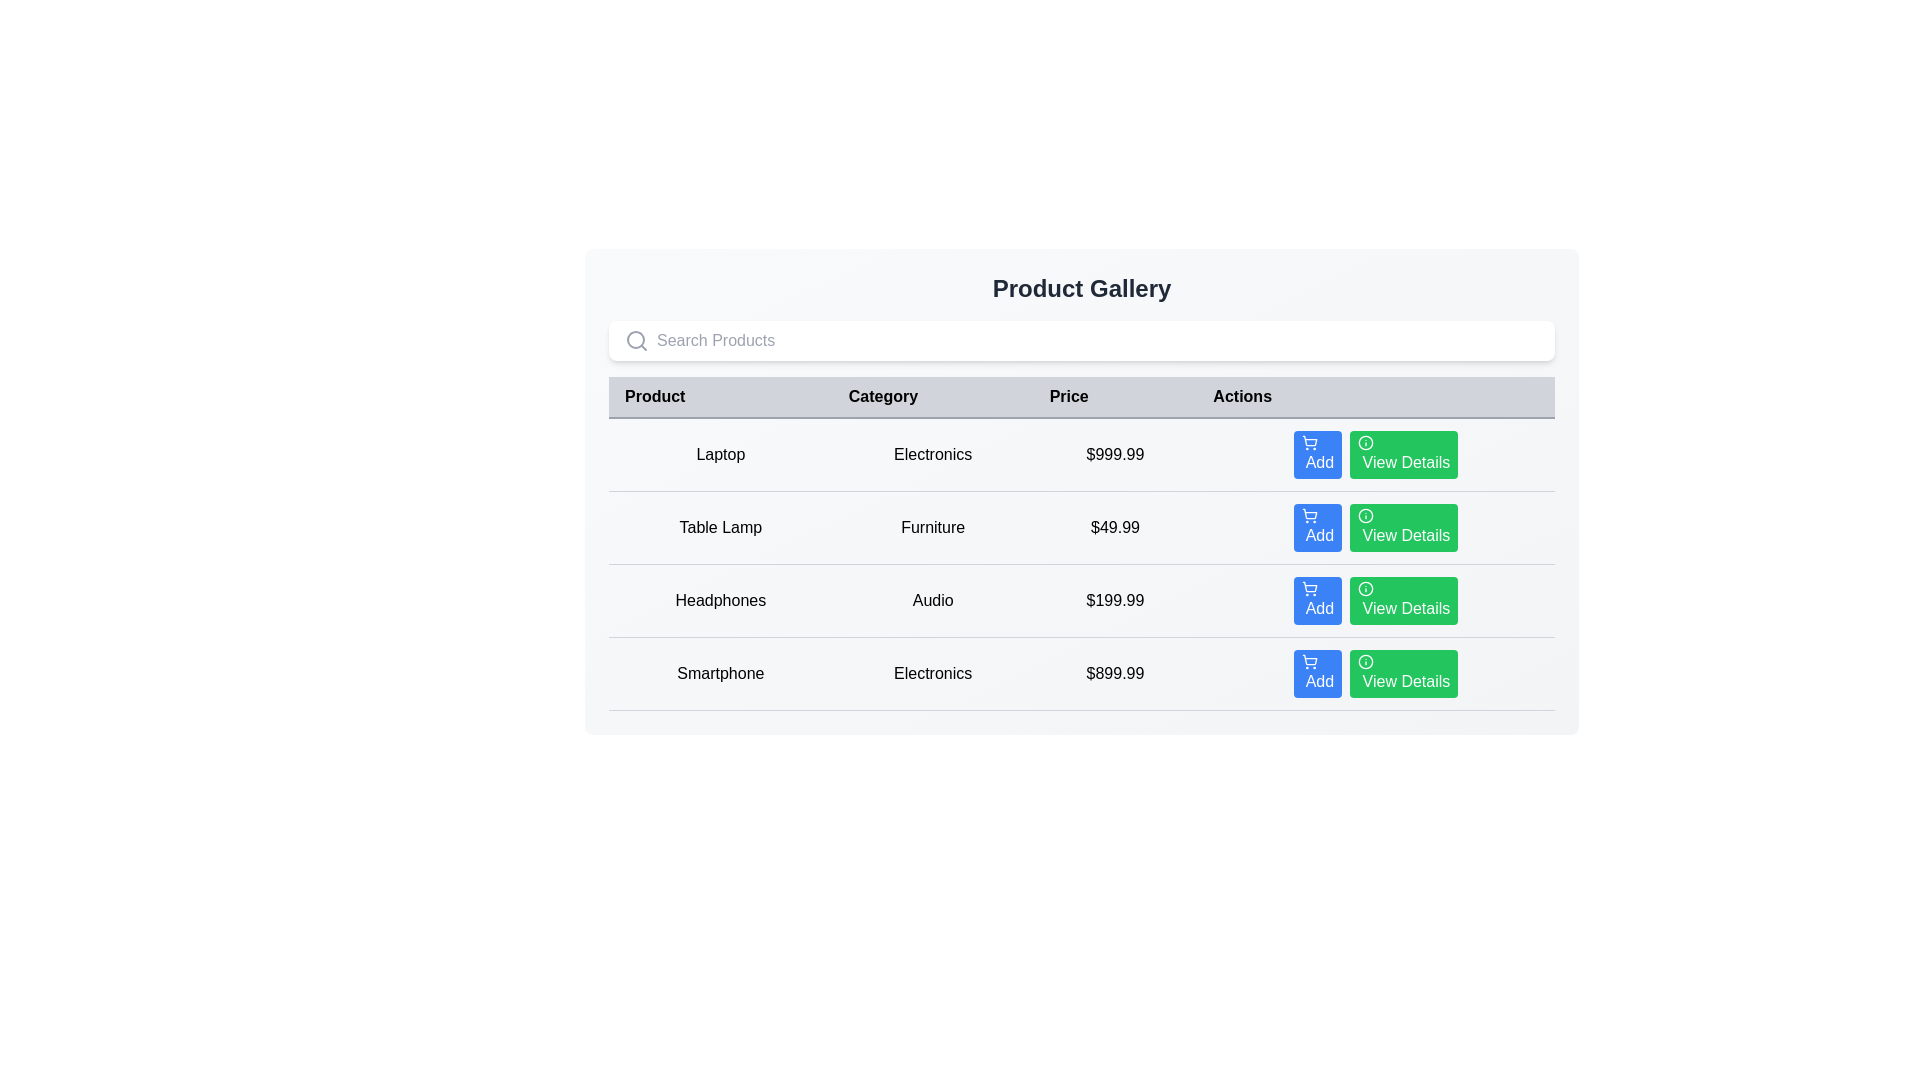  What do you see at coordinates (1318, 674) in the screenshot?
I see `the 'Add to Cart' button for the 'Smartphone' product located in the last row of the product listing table, positioned to the left of the green 'View Details' button` at bounding box center [1318, 674].